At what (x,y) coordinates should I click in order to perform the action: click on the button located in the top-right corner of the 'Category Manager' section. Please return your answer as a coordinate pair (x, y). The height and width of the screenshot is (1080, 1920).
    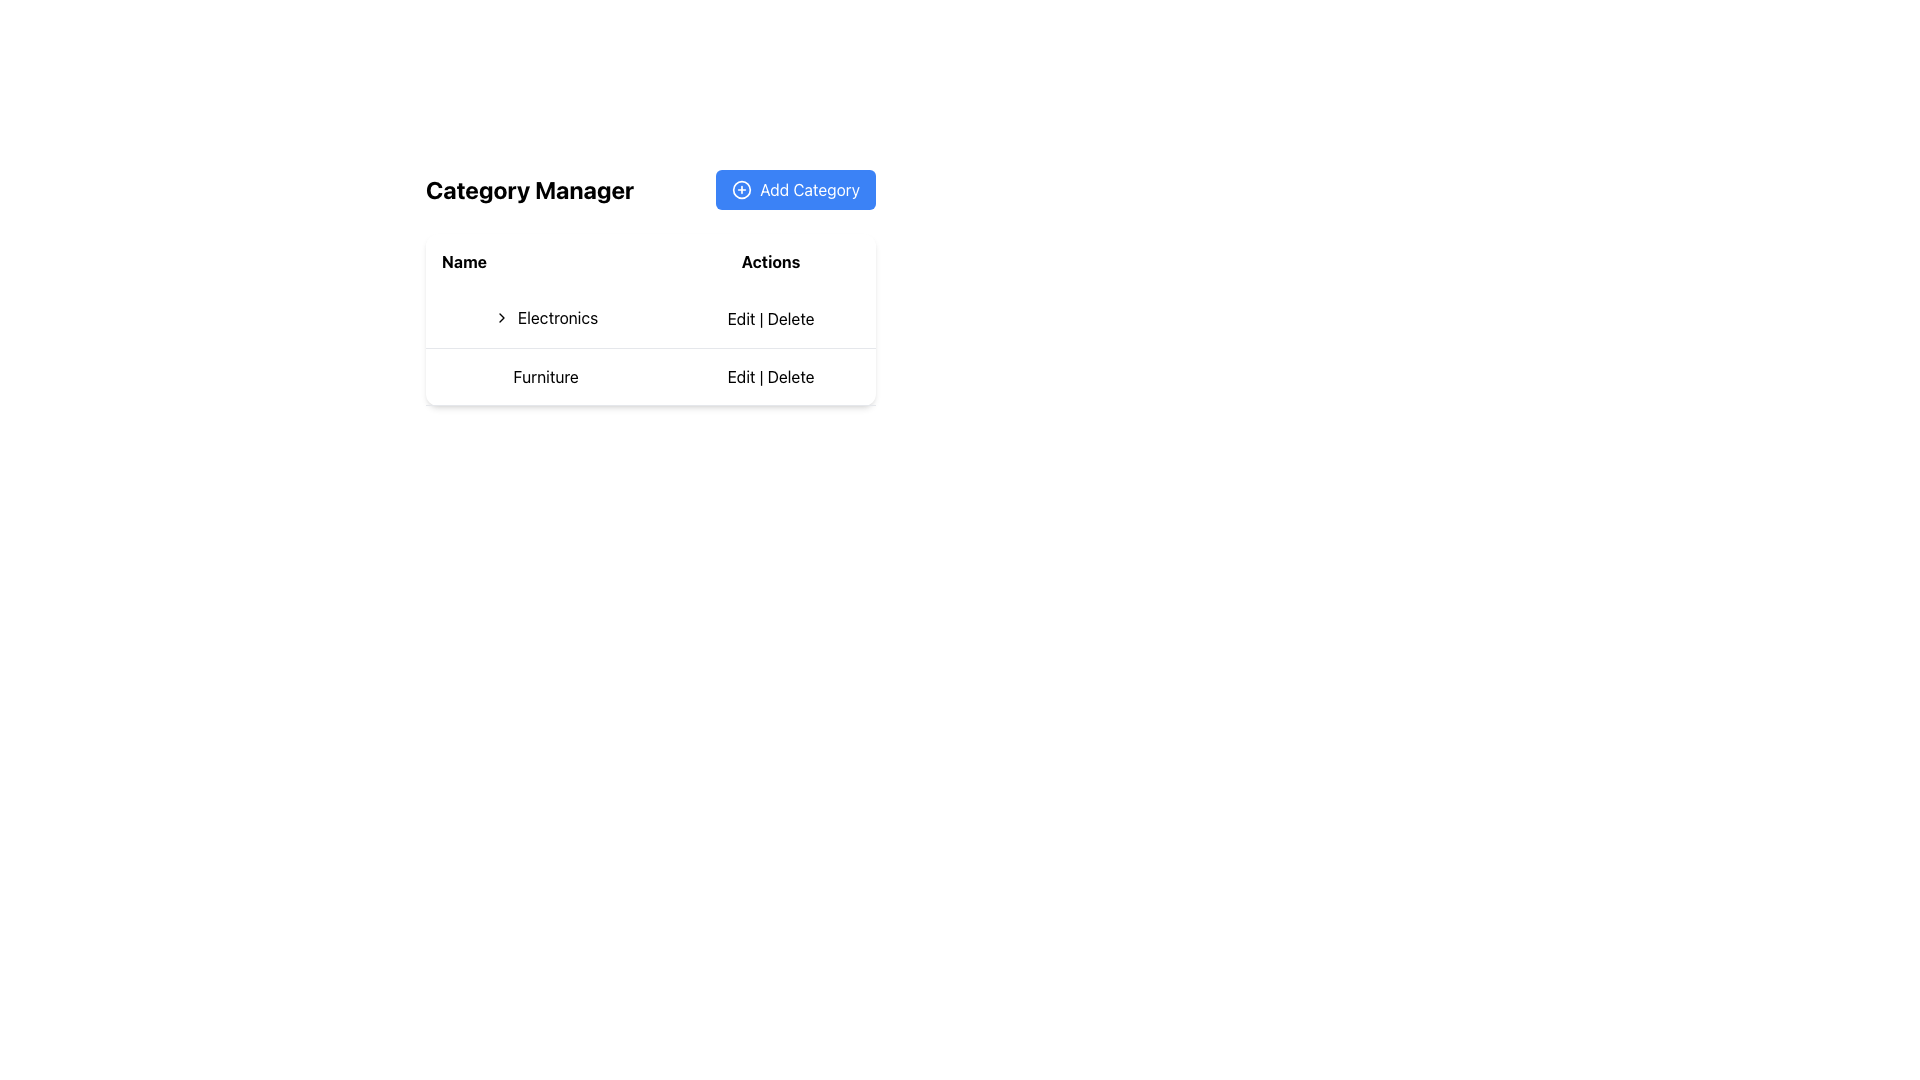
    Looking at the image, I should click on (795, 189).